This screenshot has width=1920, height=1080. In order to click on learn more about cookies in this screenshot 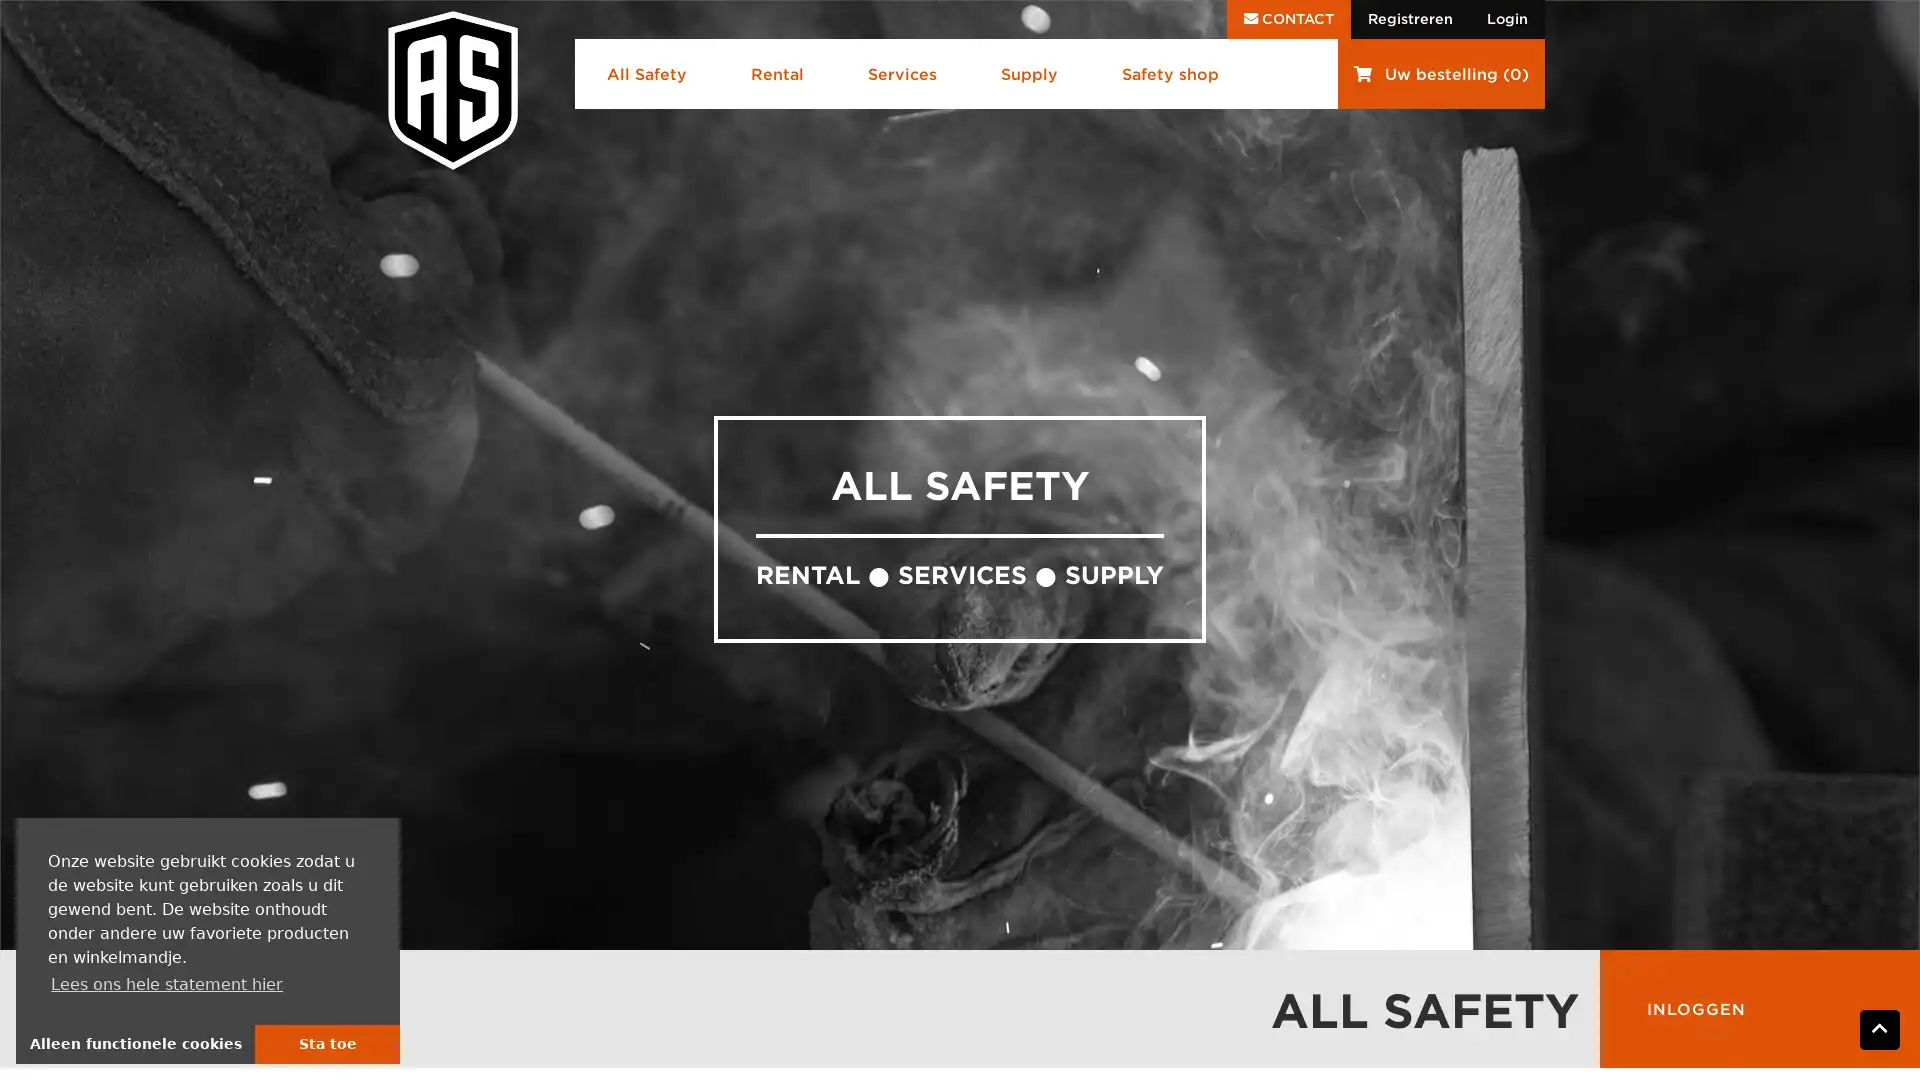, I will do `click(167, 983)`.